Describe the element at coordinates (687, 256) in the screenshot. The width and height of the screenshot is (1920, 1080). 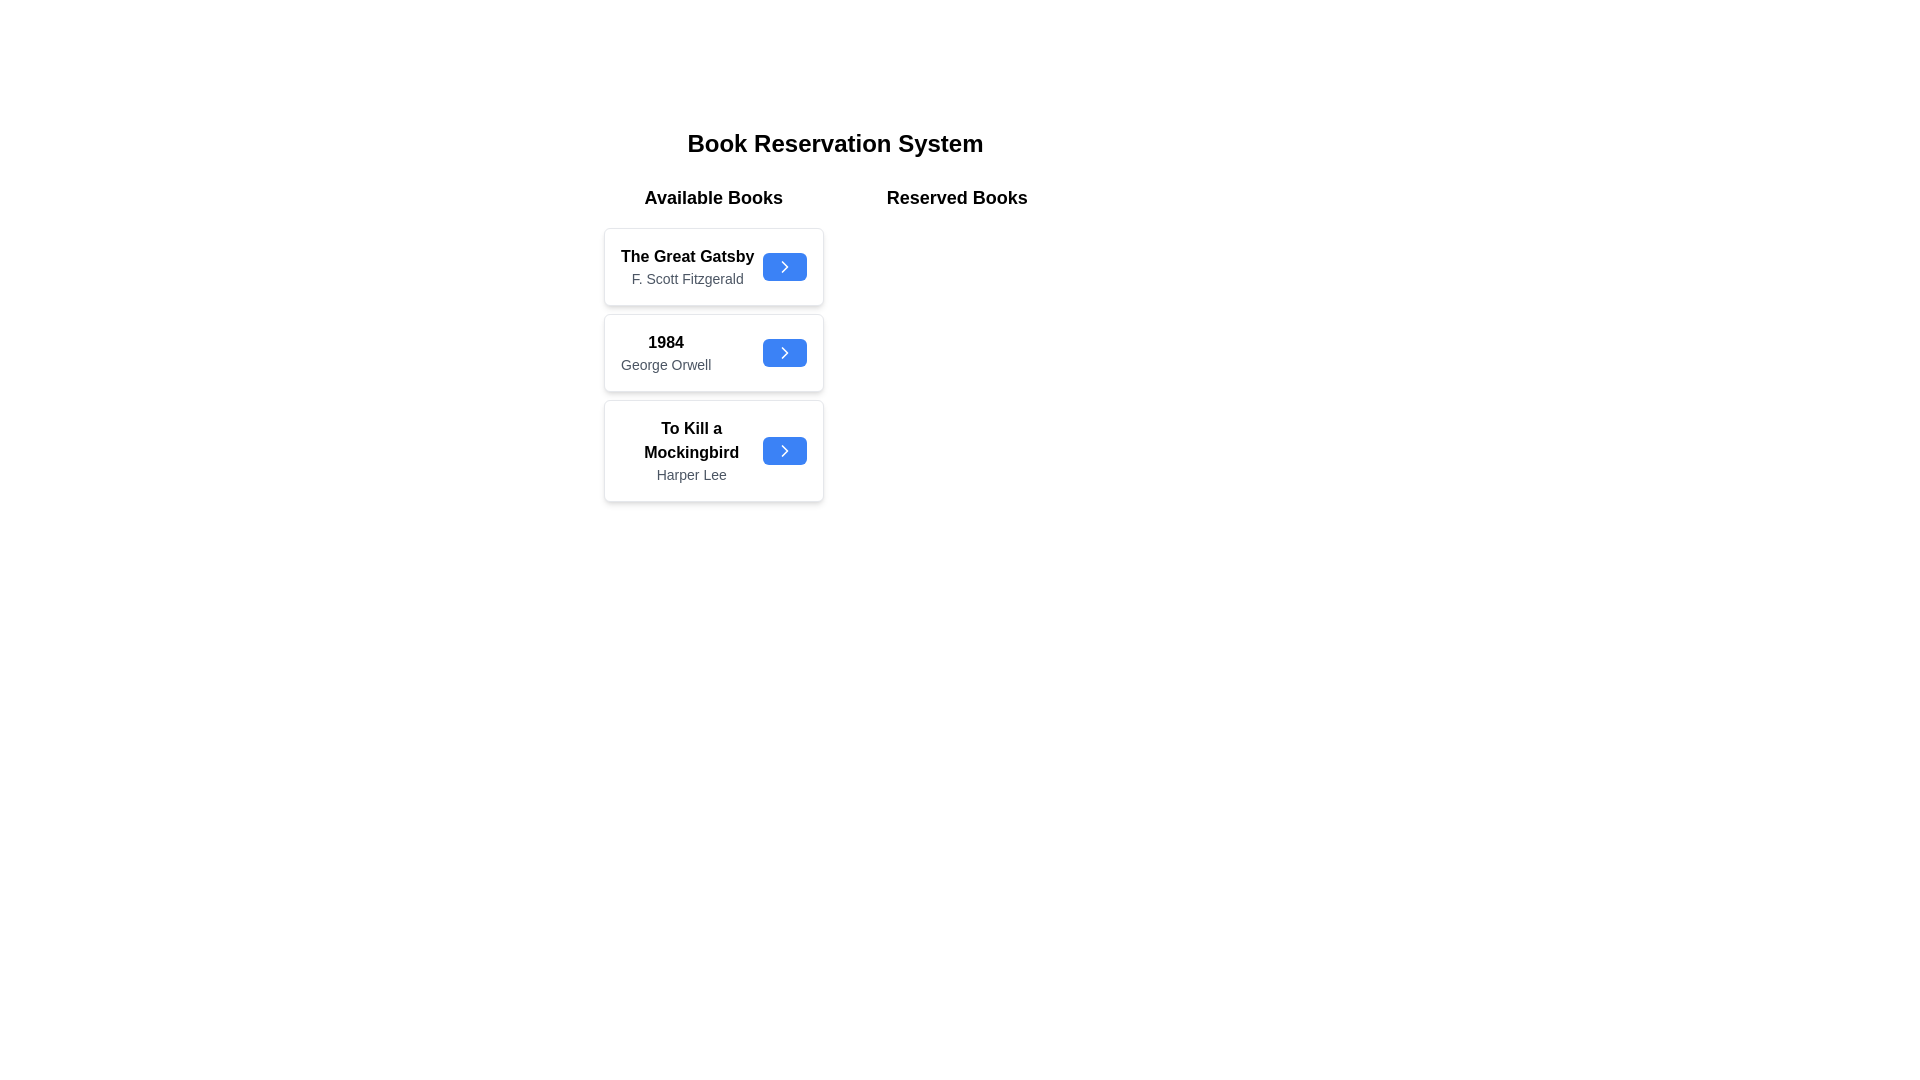
I see `the static text label that reads 'The Great Gatsby', which is a bold black text positioned at the top of a card in the 'Available Books' section` at that location.